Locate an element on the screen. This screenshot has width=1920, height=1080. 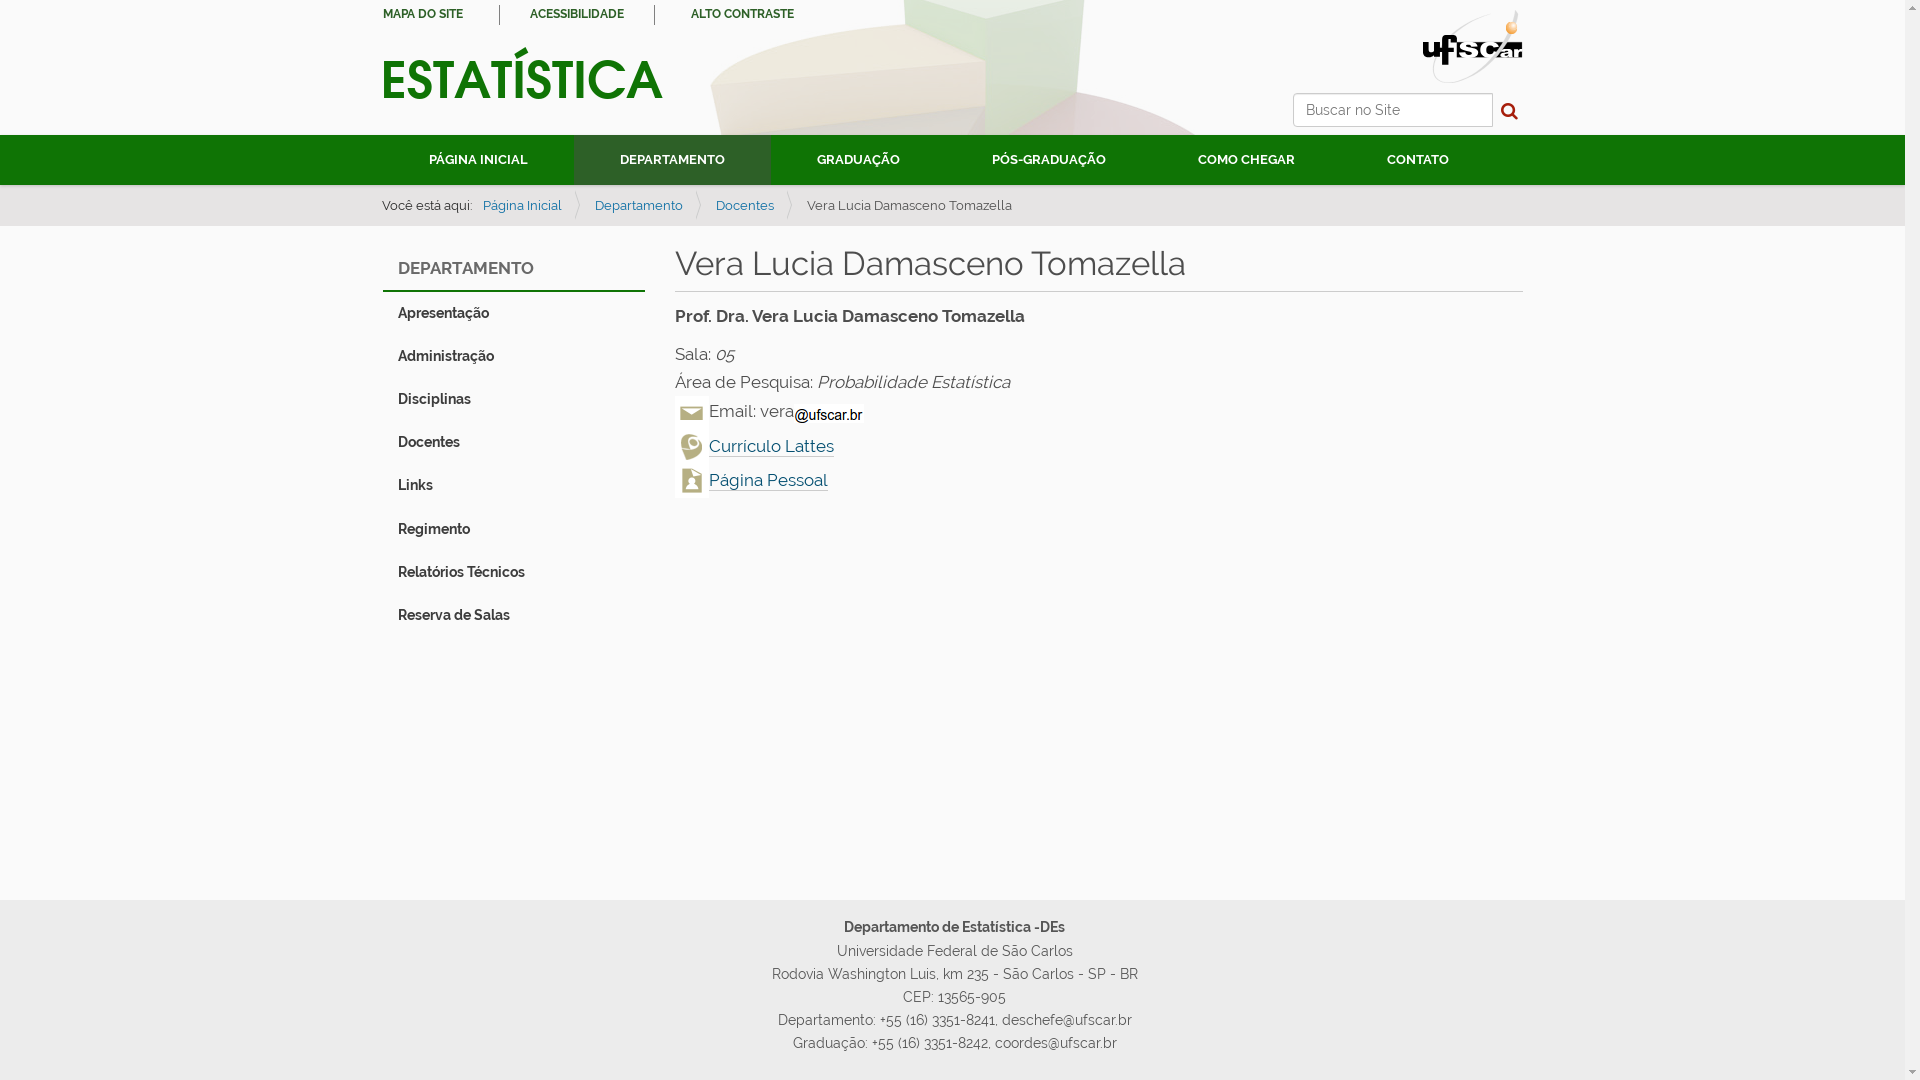
'CONTATO' is located at coordinates (1339, 158).